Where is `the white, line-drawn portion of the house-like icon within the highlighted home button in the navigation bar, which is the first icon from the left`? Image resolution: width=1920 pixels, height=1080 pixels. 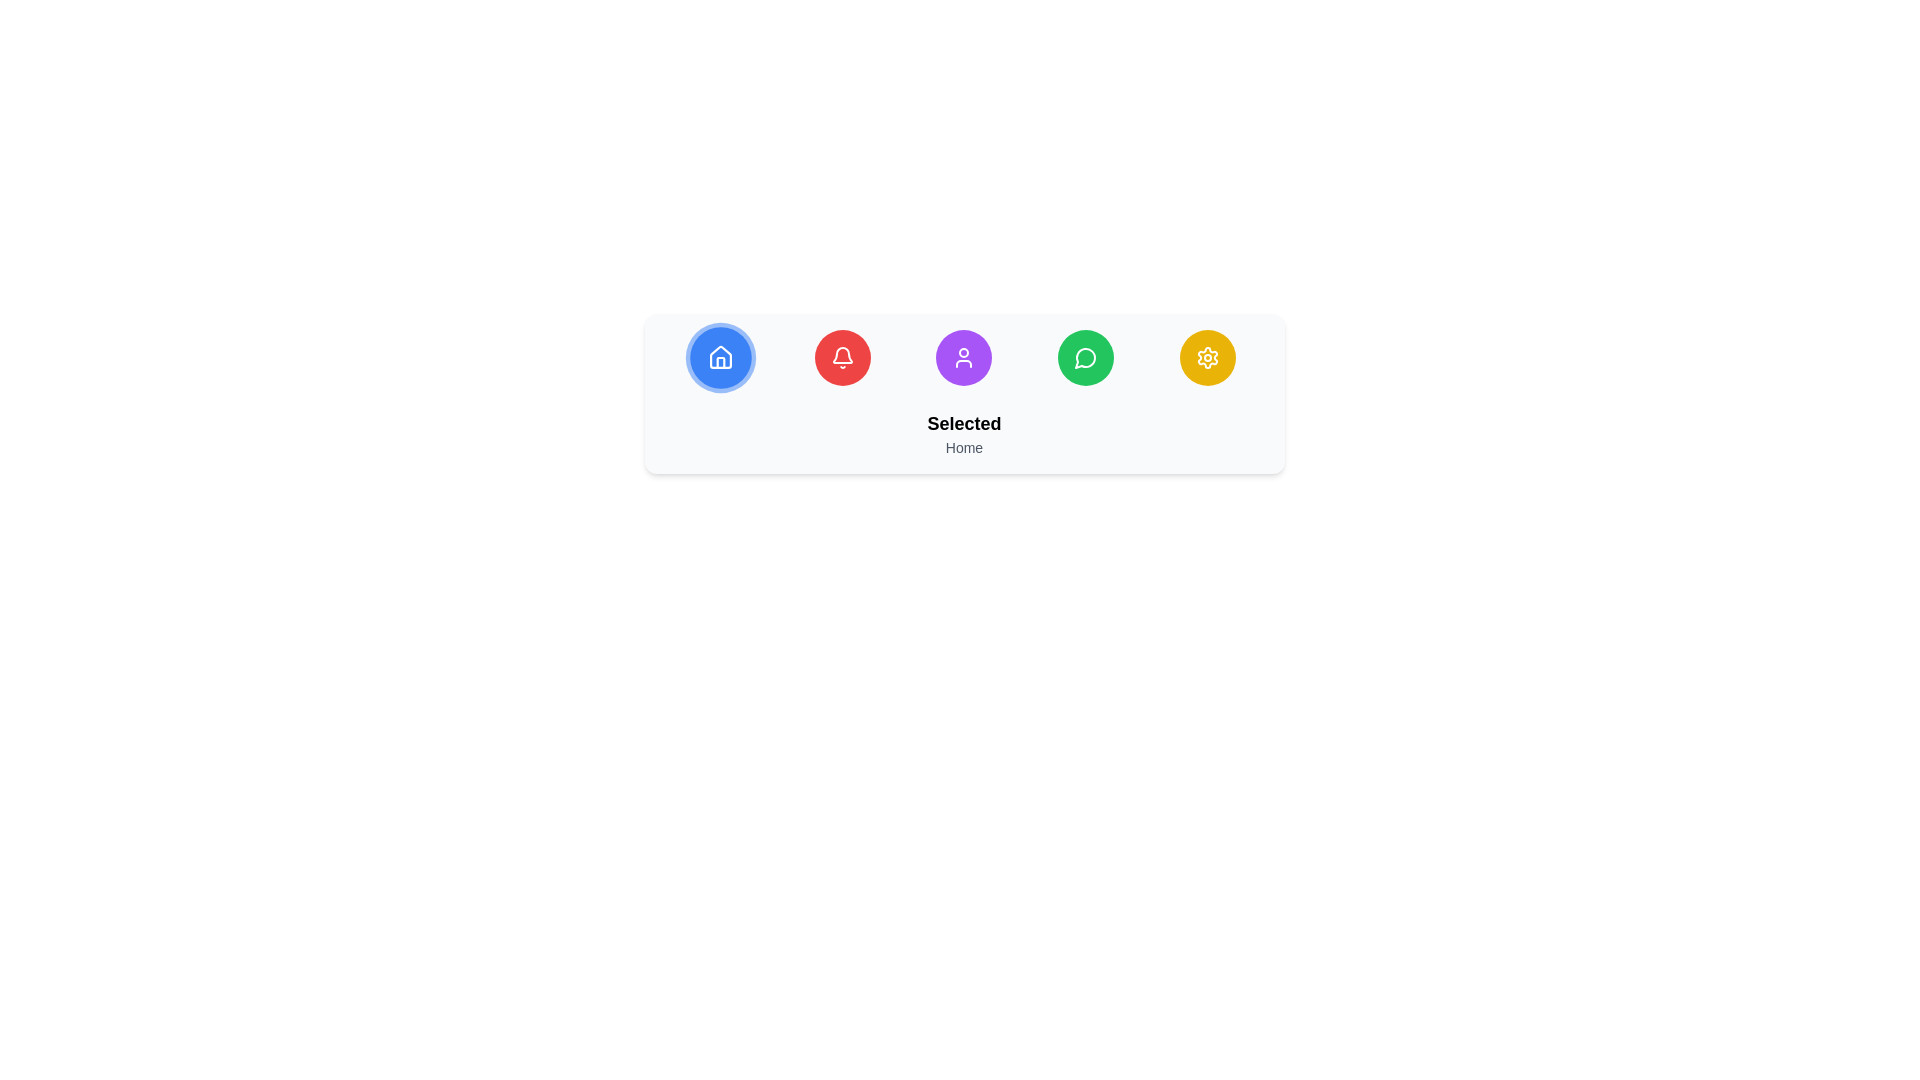 the white, line-drawn portion of the house-like icon within the highlighted home button in the navigation bar, which is the first icon from the left is located at coordinates (720, 356).